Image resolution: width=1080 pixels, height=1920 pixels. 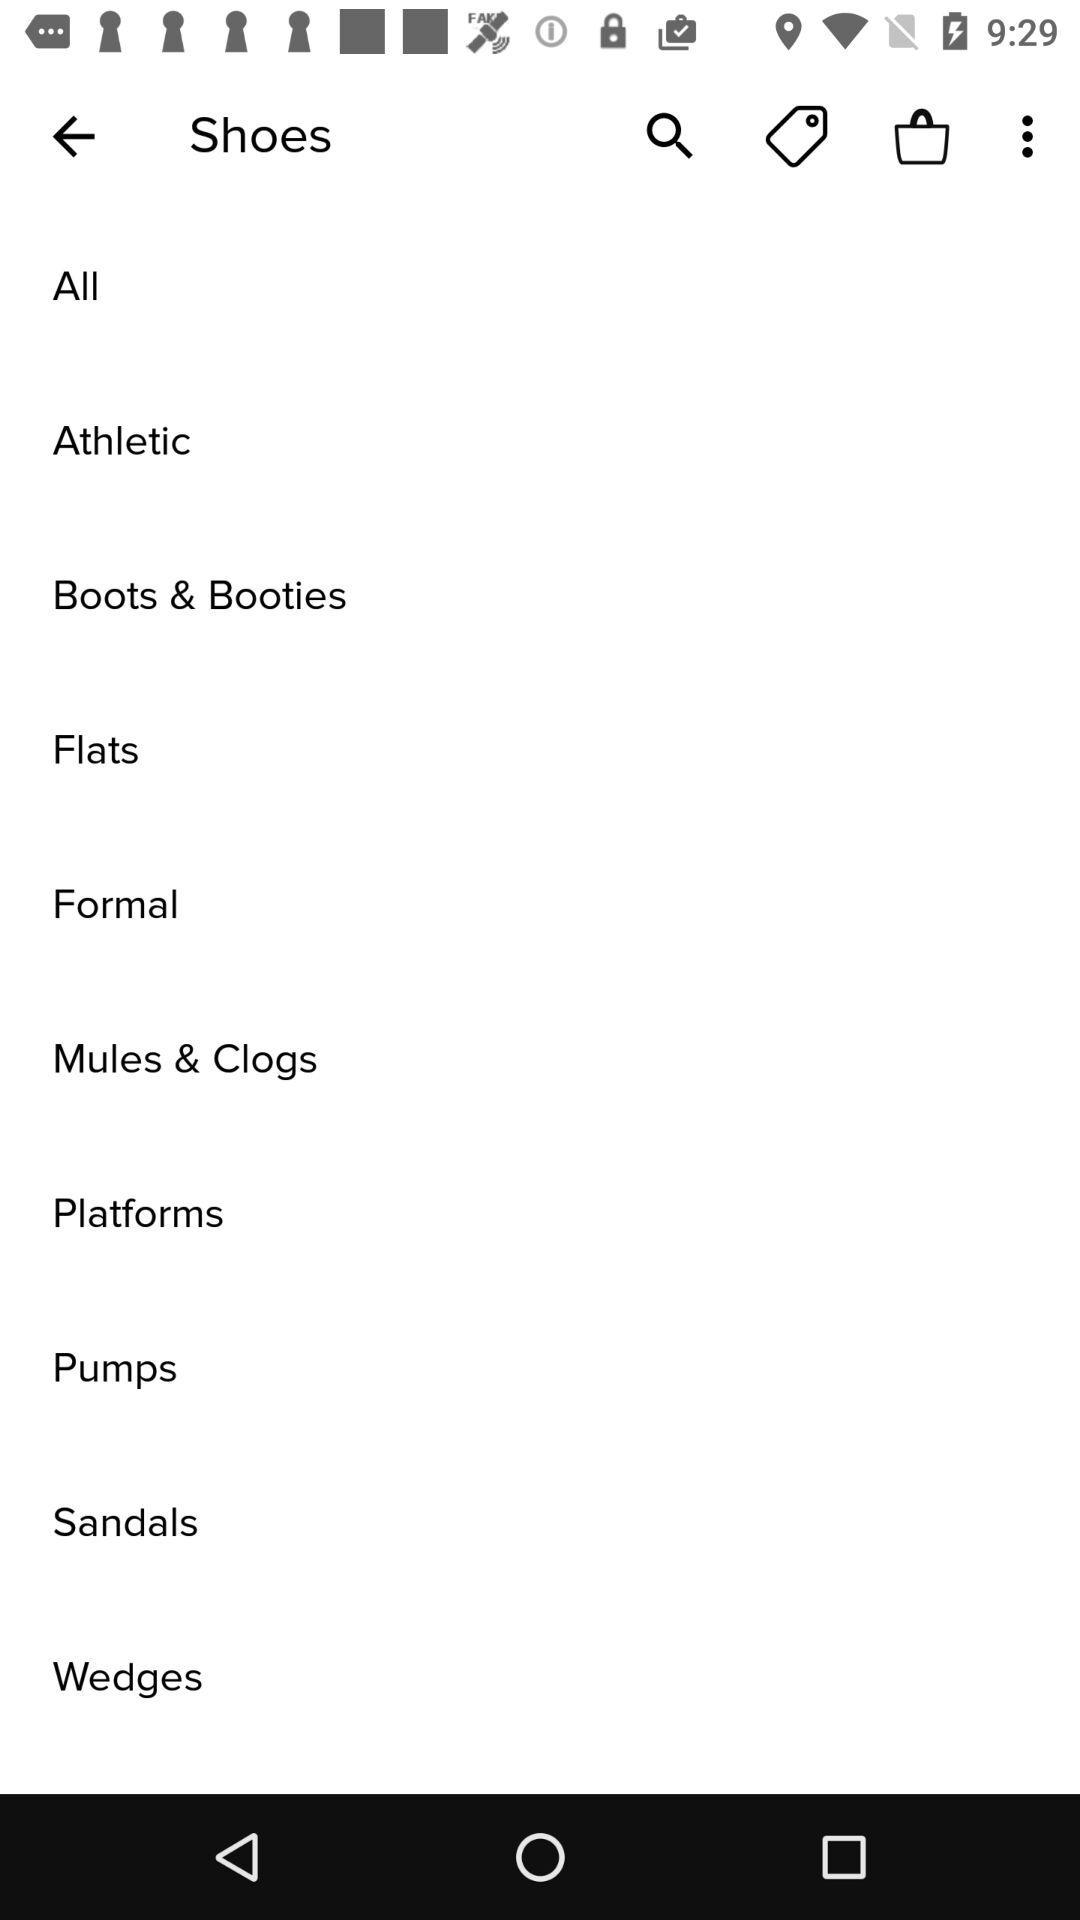 I want to click on the flats, so click(x=540, y=749).